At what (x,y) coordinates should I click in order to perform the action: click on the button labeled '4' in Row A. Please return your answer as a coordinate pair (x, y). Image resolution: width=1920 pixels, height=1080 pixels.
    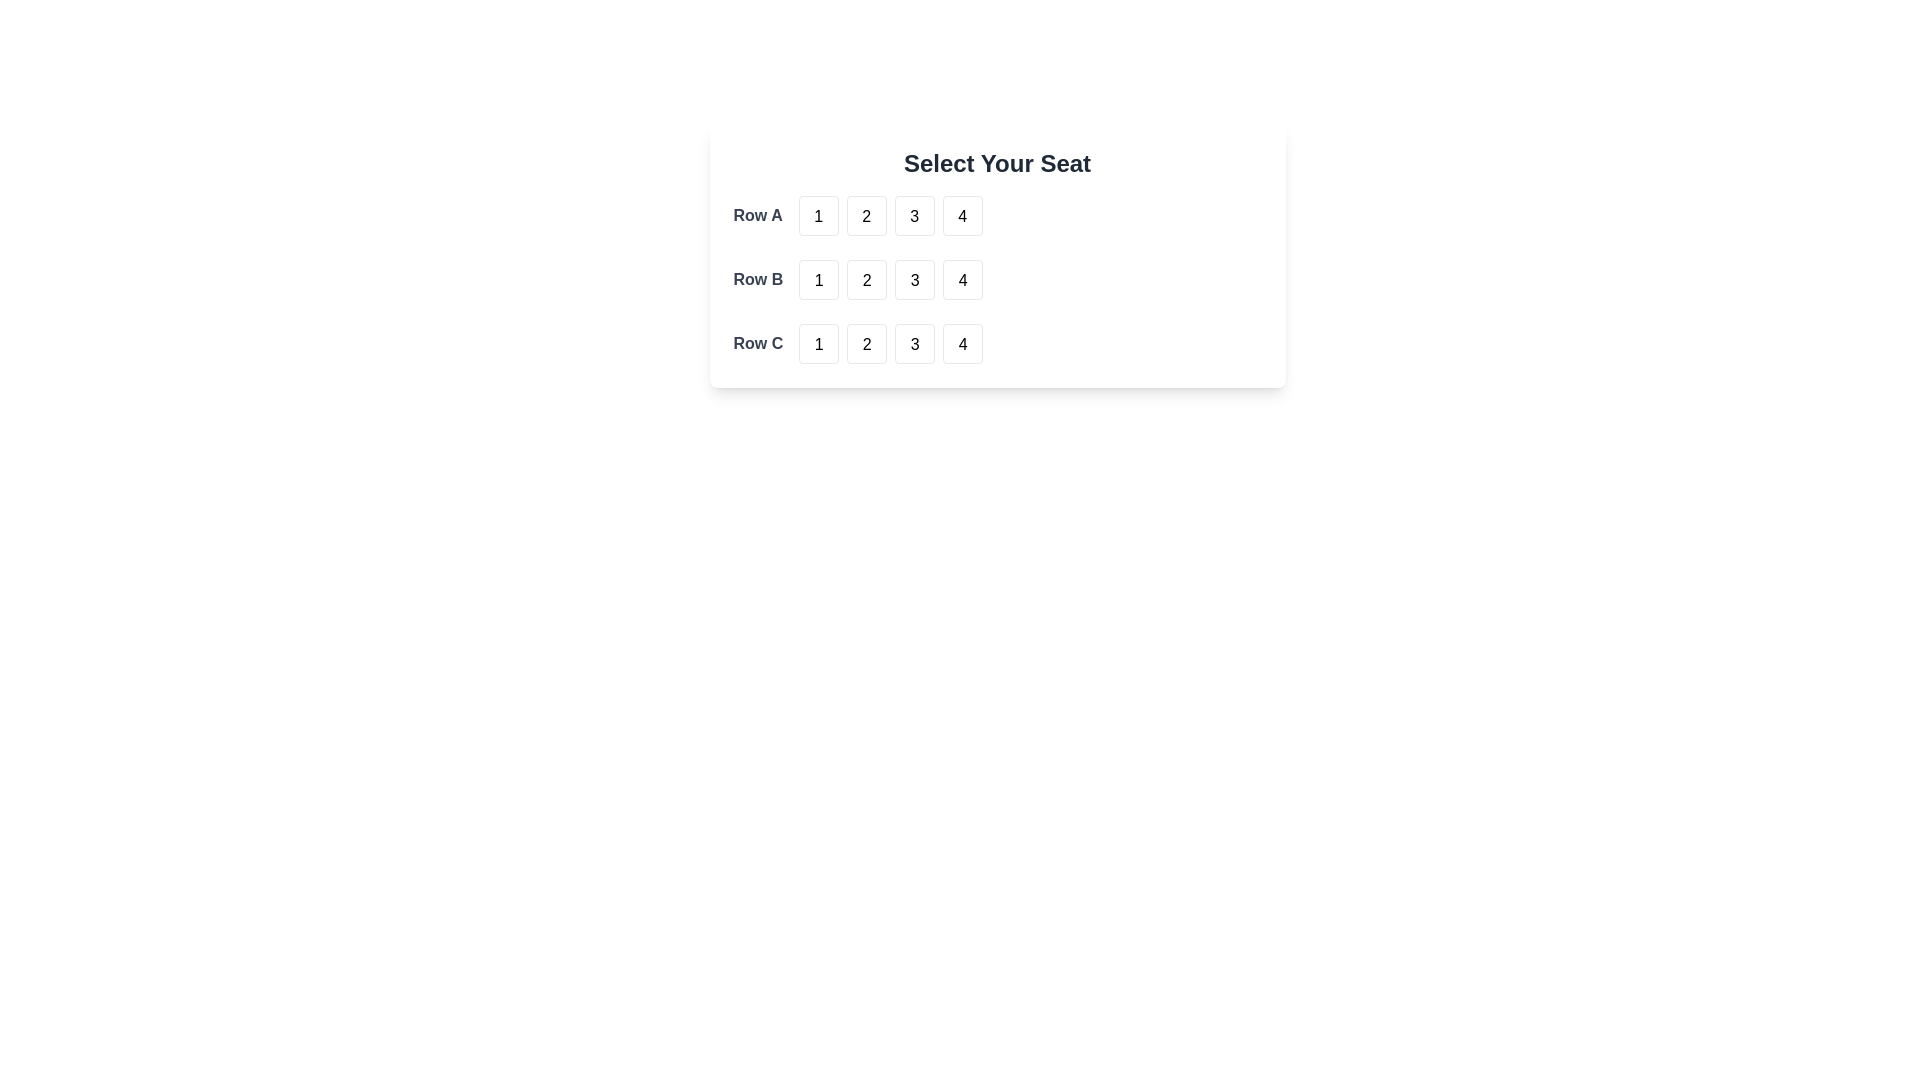
    Looking at the image, I should click on (962, 216).